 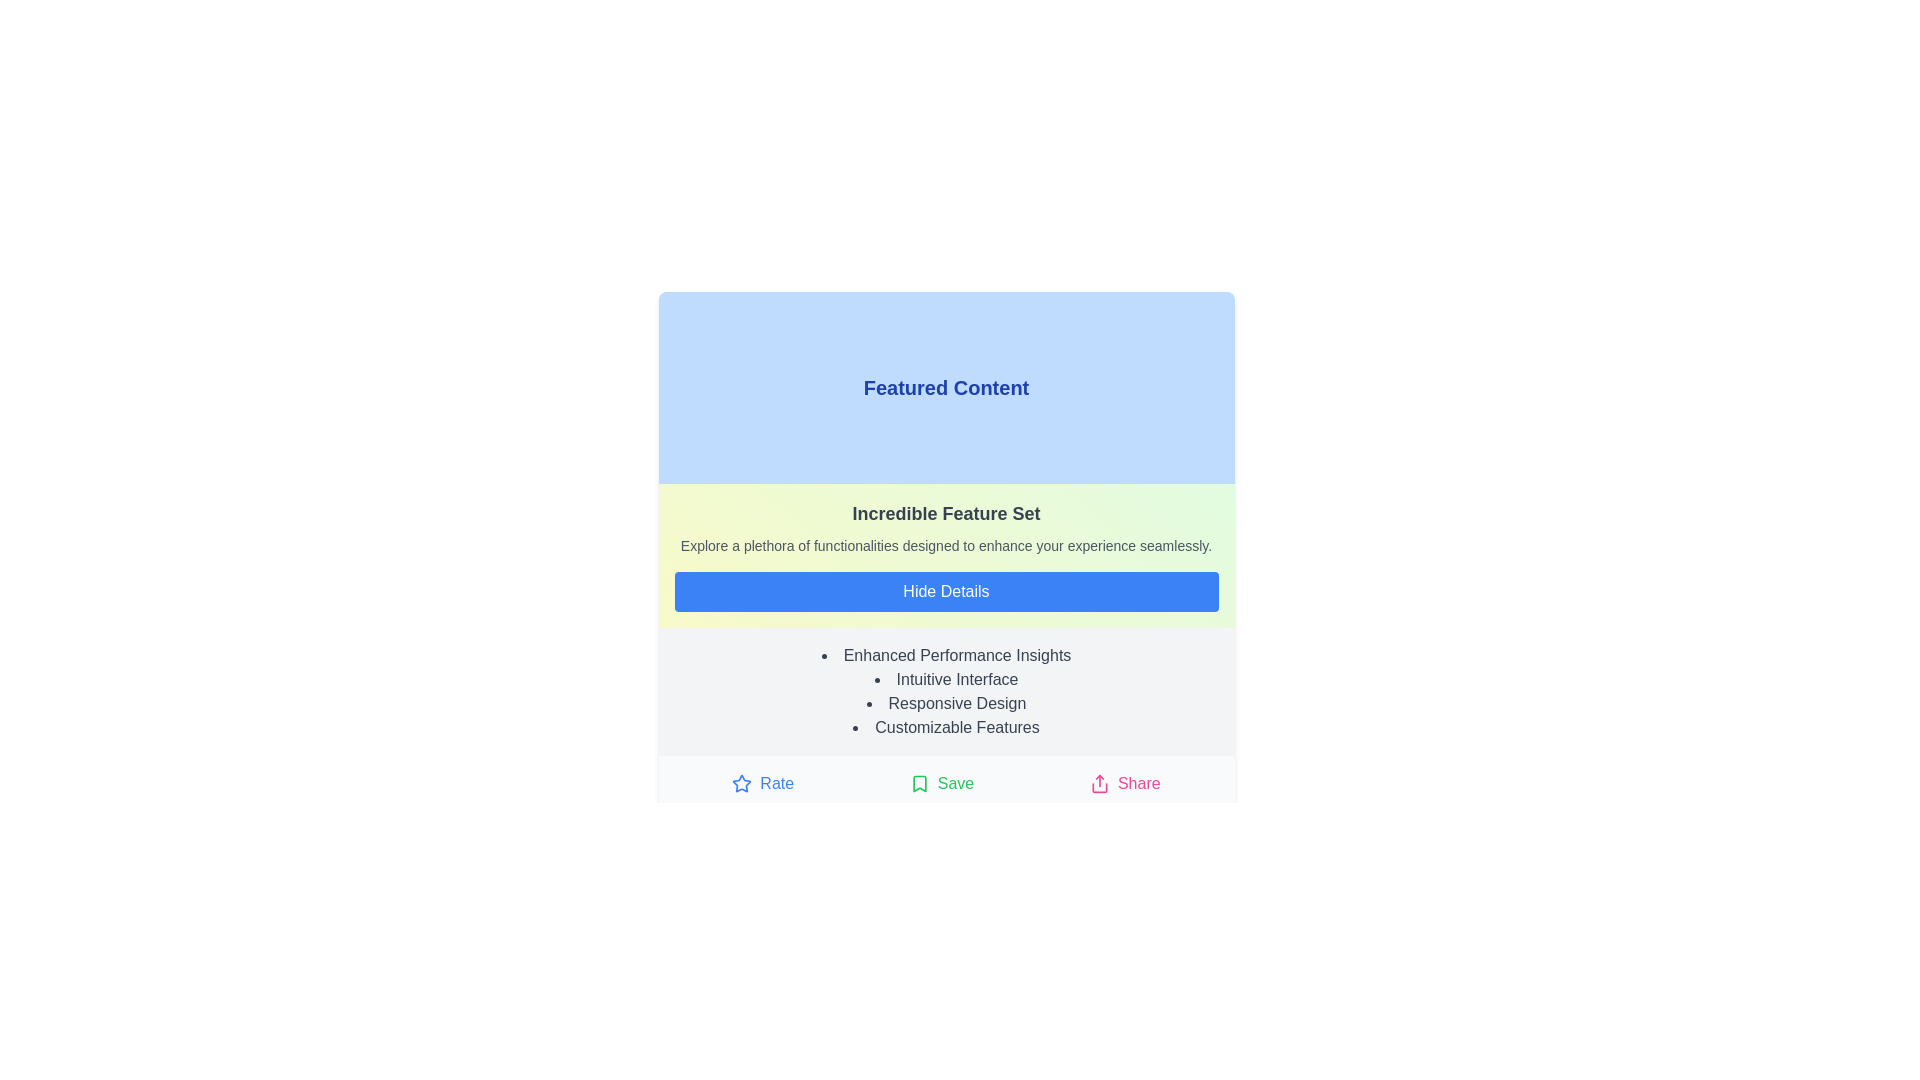 What do you see at coordinates (945, 703) in the screenshot?
I see `the informational text element that lists 'Responsive Design' in the bulleted list under the 'Incredible Feature Set' heading` at bounding box center [945, 703].